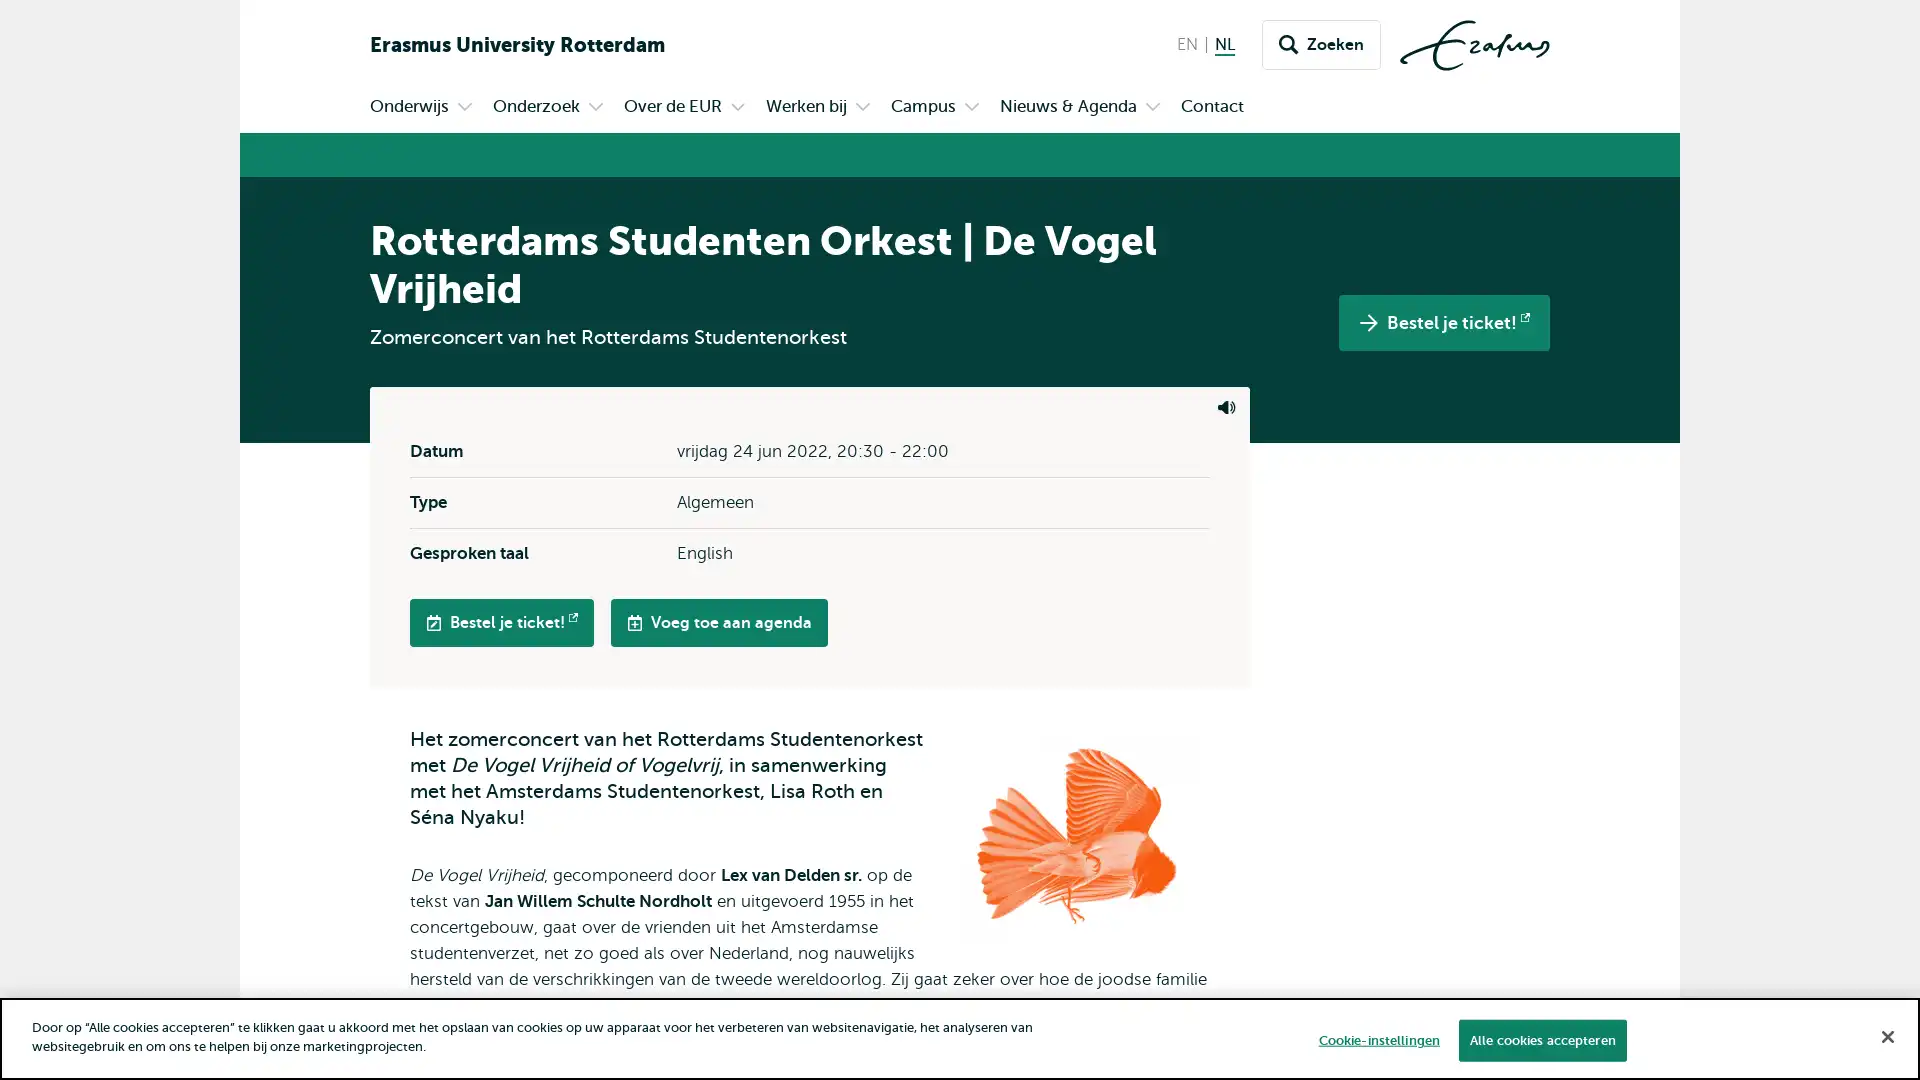 This screenshot has width=1920, height=1080. What do you see at coordinates (1321, 45) in the screenshot?
I see `Zoeken` at bounding box center [1321, 45].